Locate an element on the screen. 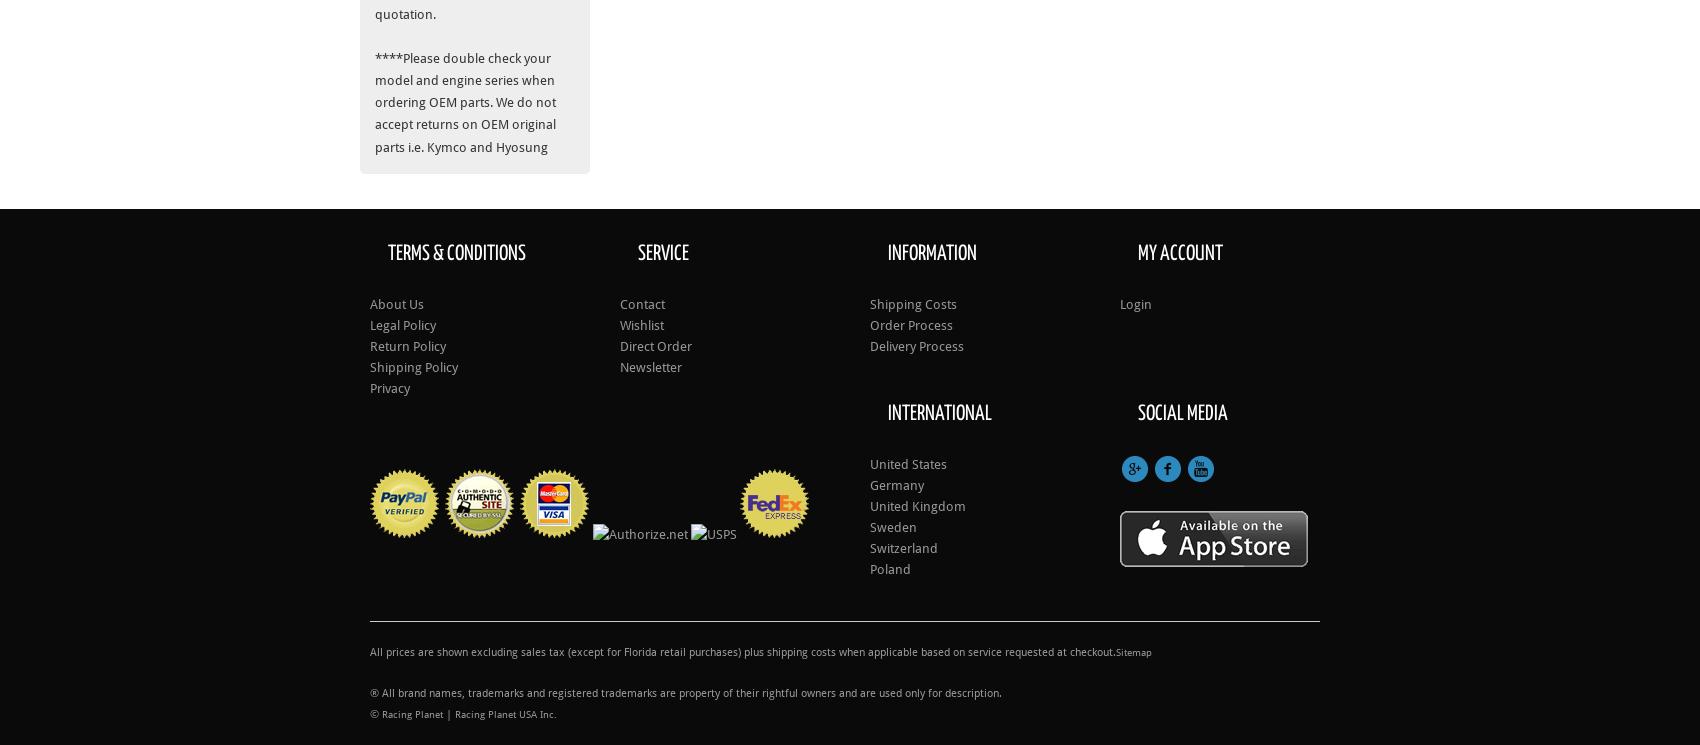 This screenshot has width=1700, height=745. 'United Kingdom' is located at coordinates (918, 505).